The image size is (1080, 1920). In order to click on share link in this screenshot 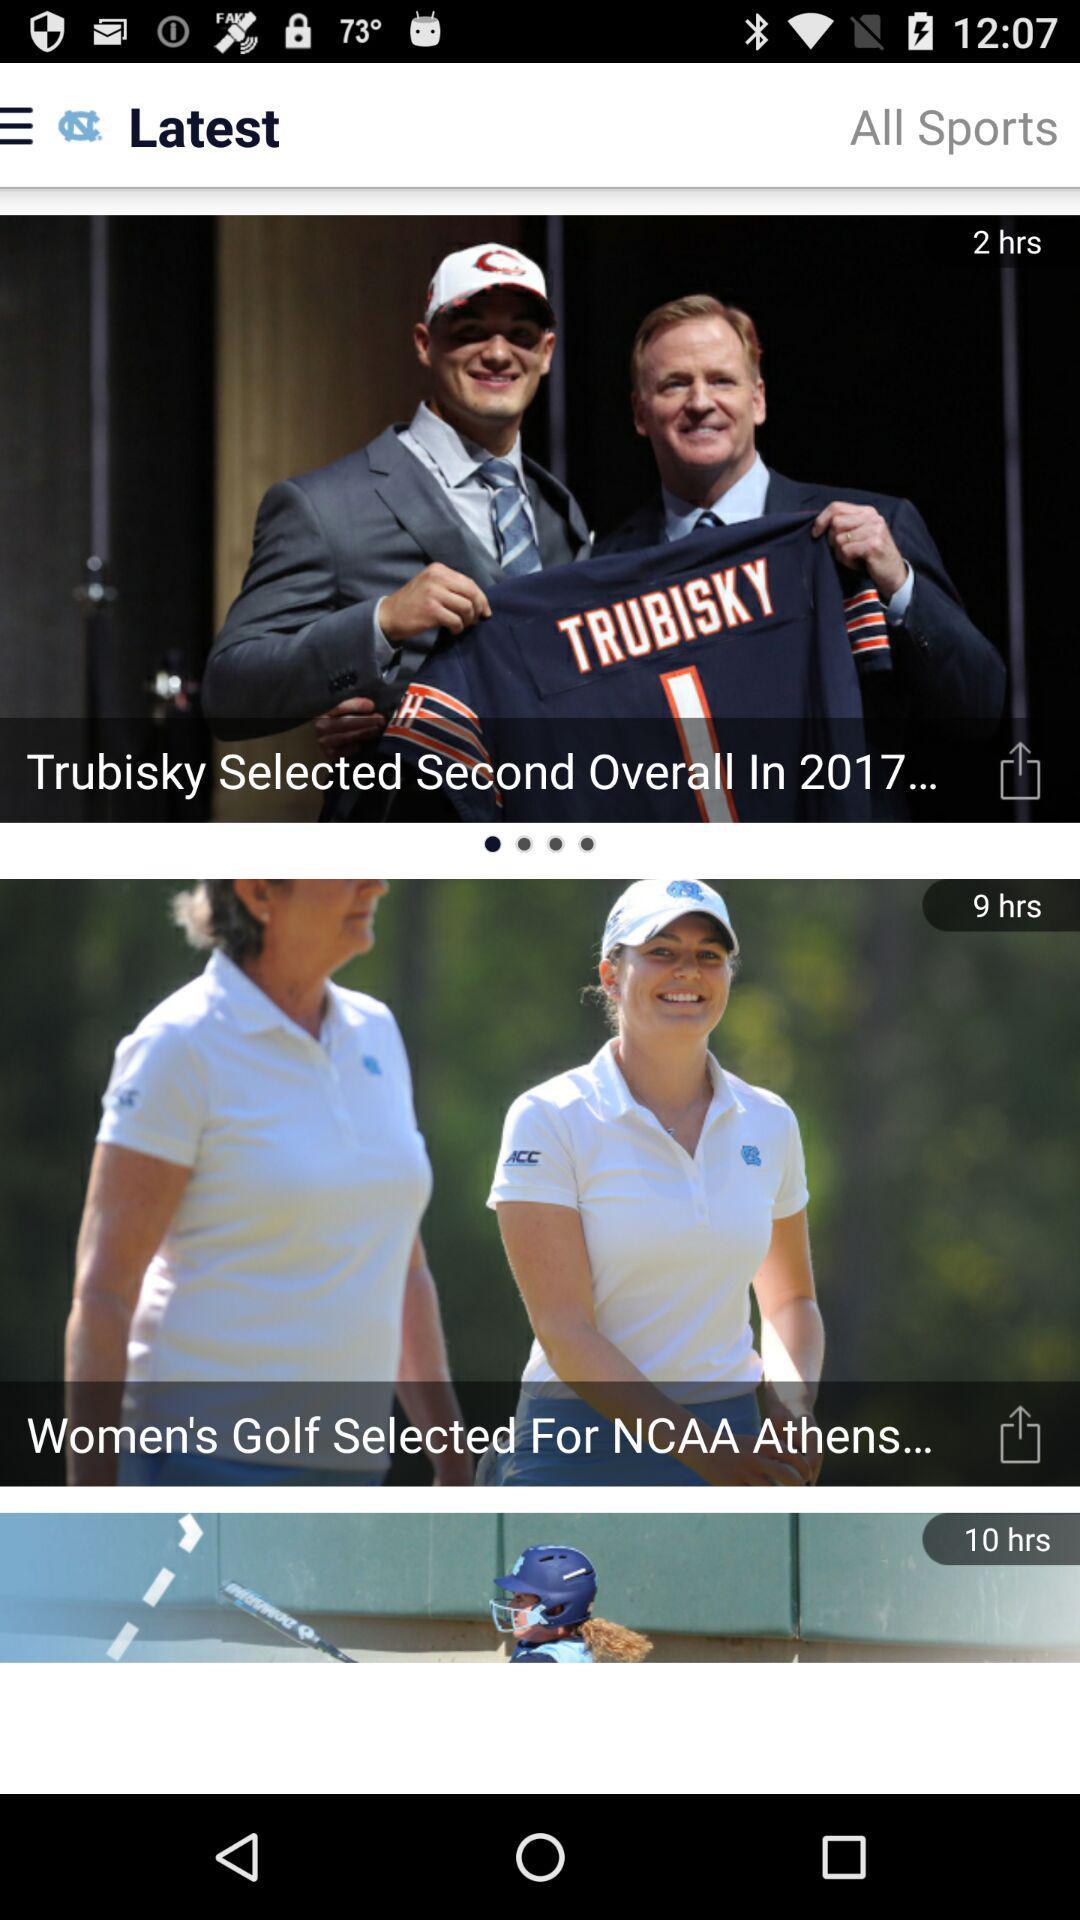, I will do `click(1020, 1433)`.